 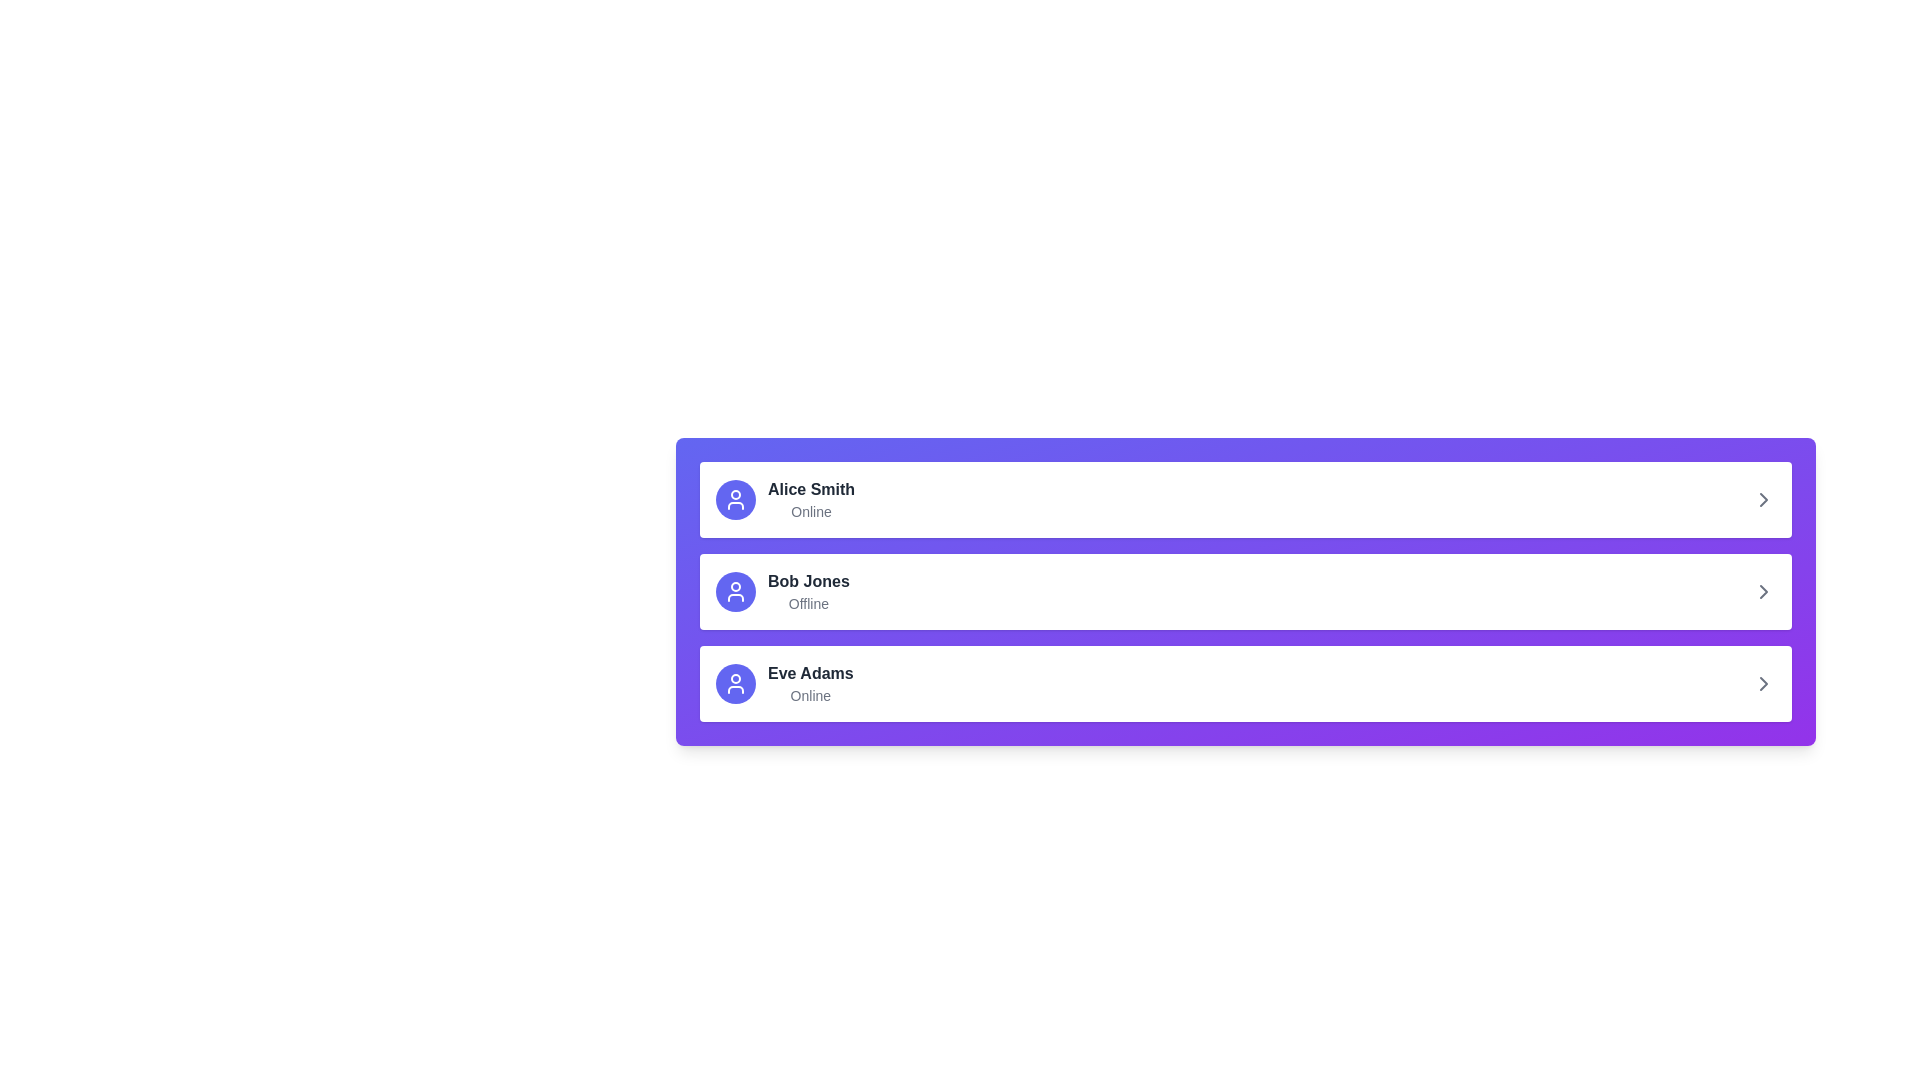 What do you see at coordinates (1763, 590) in the screenshot?
I see `the navigational arrow icon located on the rightmost part of the 'Bob Jones Offline' section` at bounding box center [1763, 590].